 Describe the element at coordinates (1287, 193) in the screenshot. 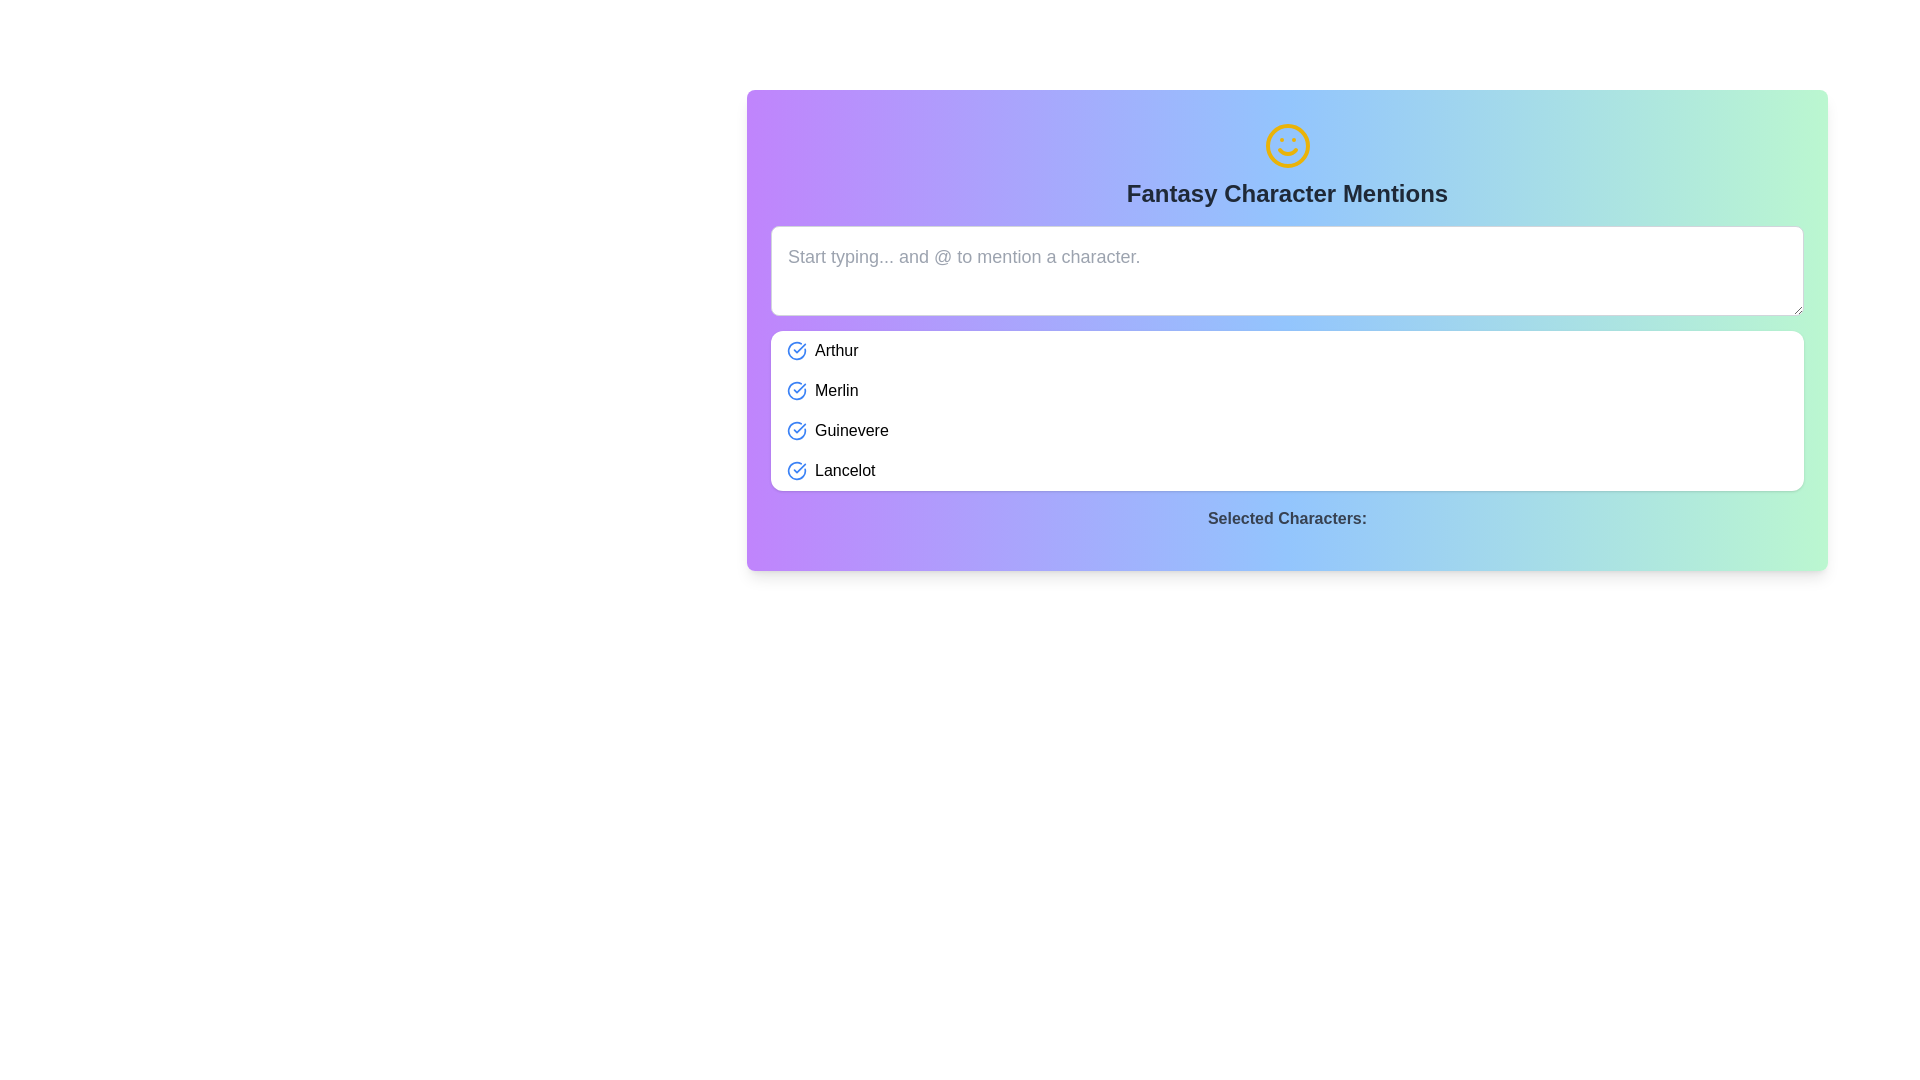

I see `the text label displaying 'Fantasy Character Mentions', which is a bold and prominent header located in the upper section of the layout` at that location.